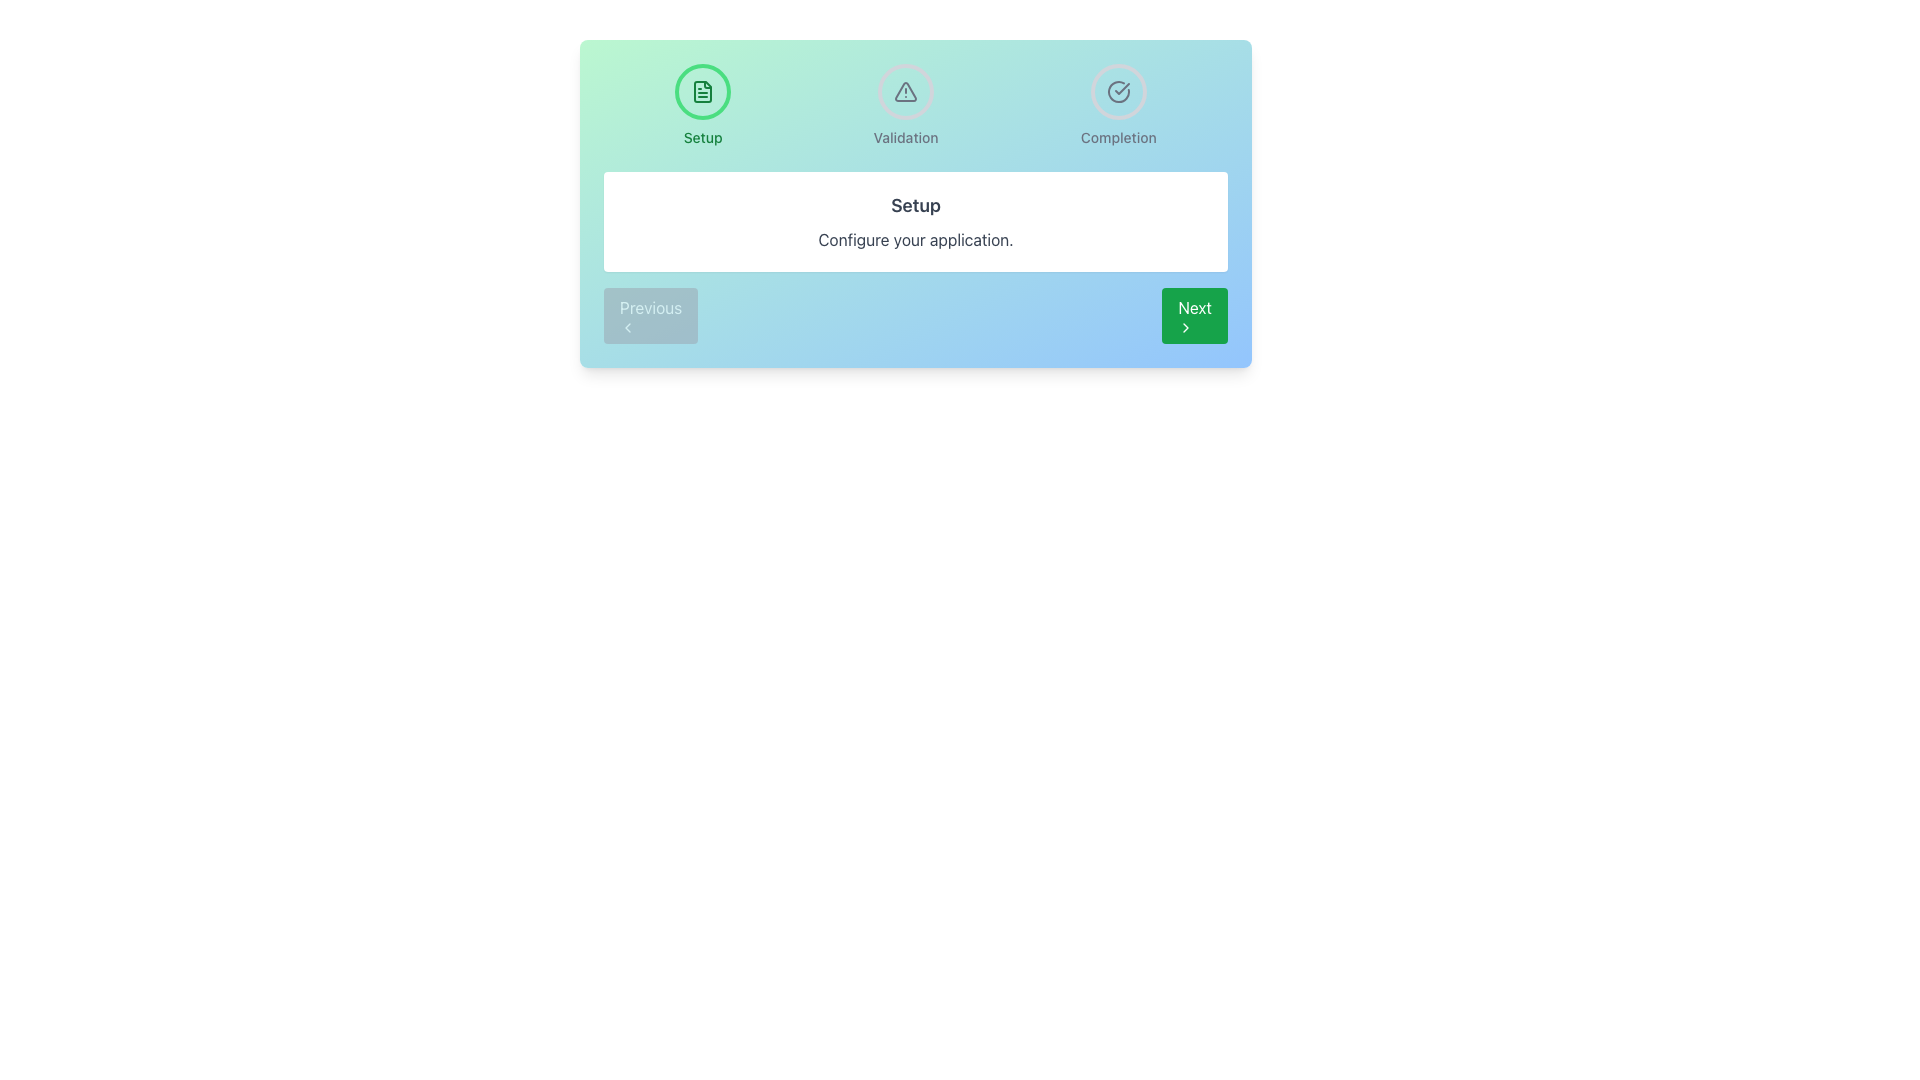  Describe the element at coordinates (905, 92) in the screenshot. I see `the validation step icon, which is the second step indicator in the sequence, visually highlighted to indicate its importance` at that location.